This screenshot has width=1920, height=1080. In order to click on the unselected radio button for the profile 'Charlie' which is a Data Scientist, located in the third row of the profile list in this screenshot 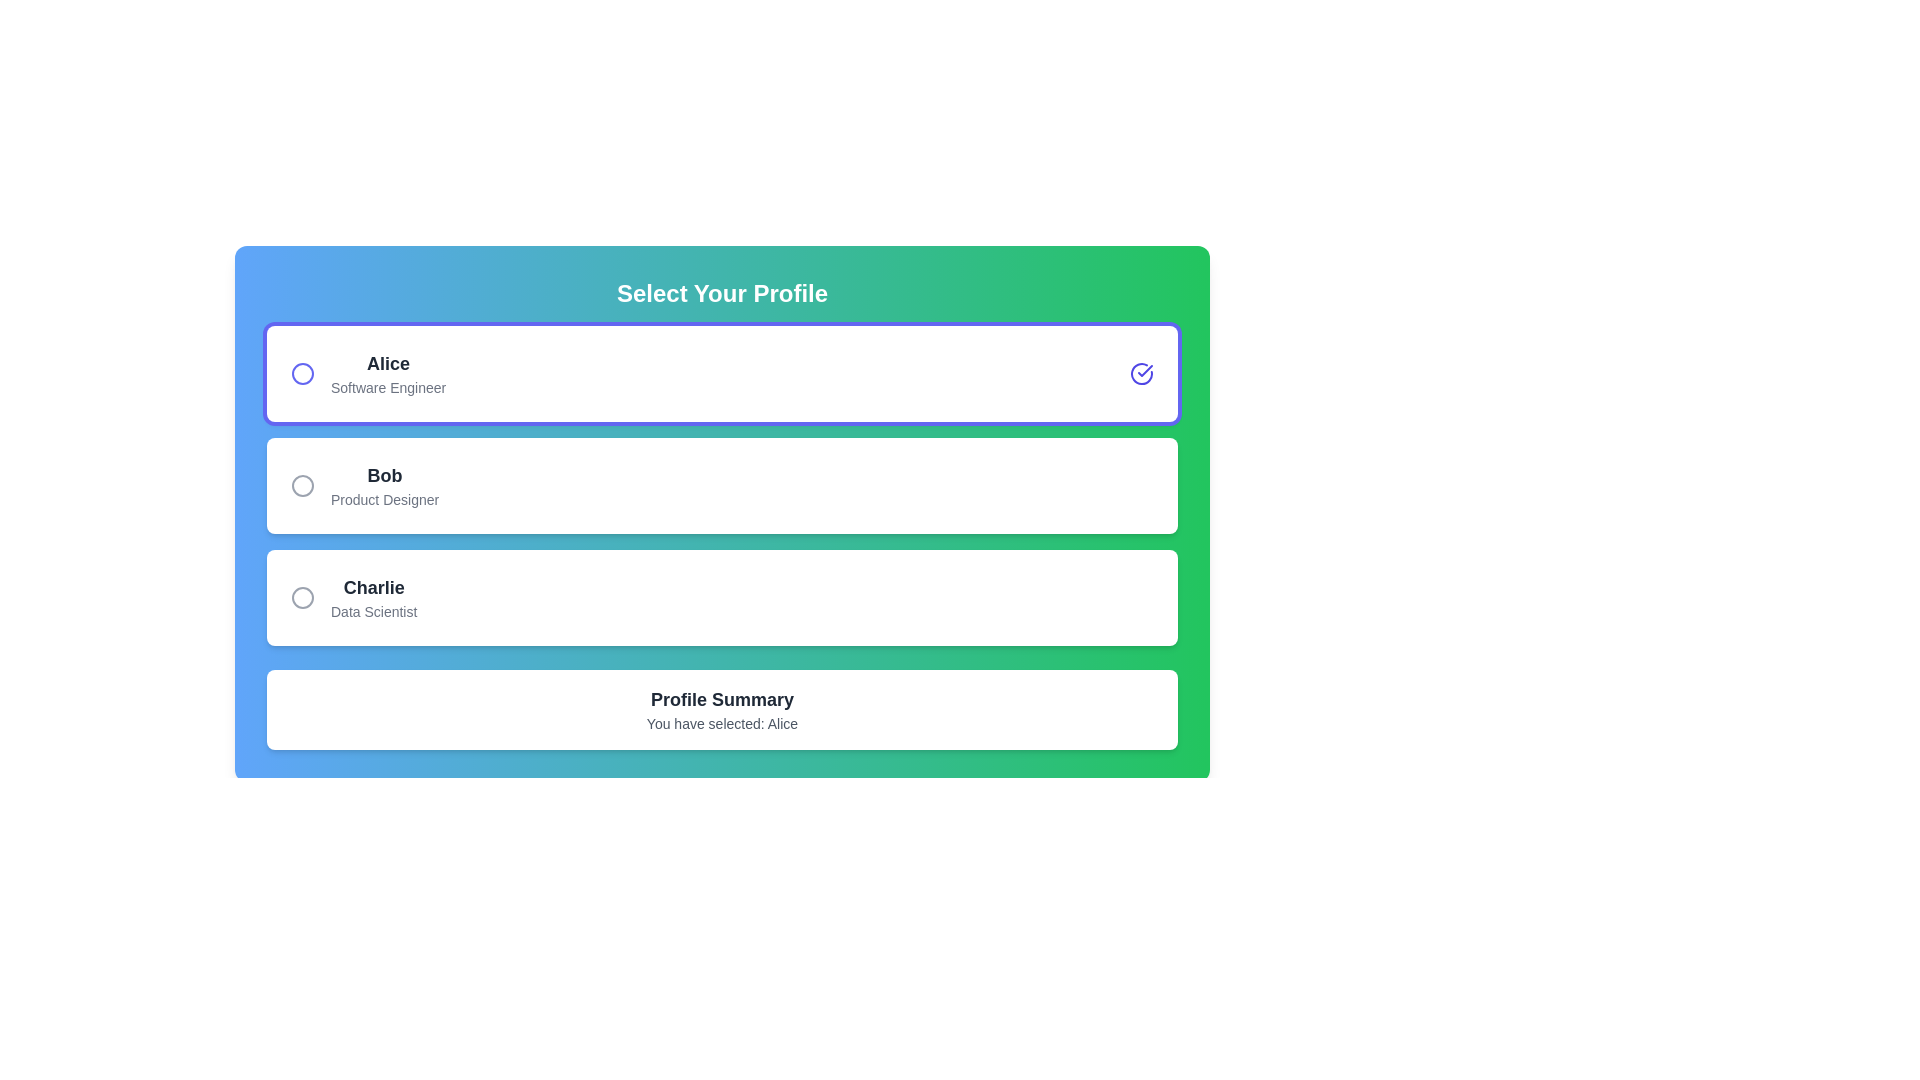, I will do `click(354, 596)`.